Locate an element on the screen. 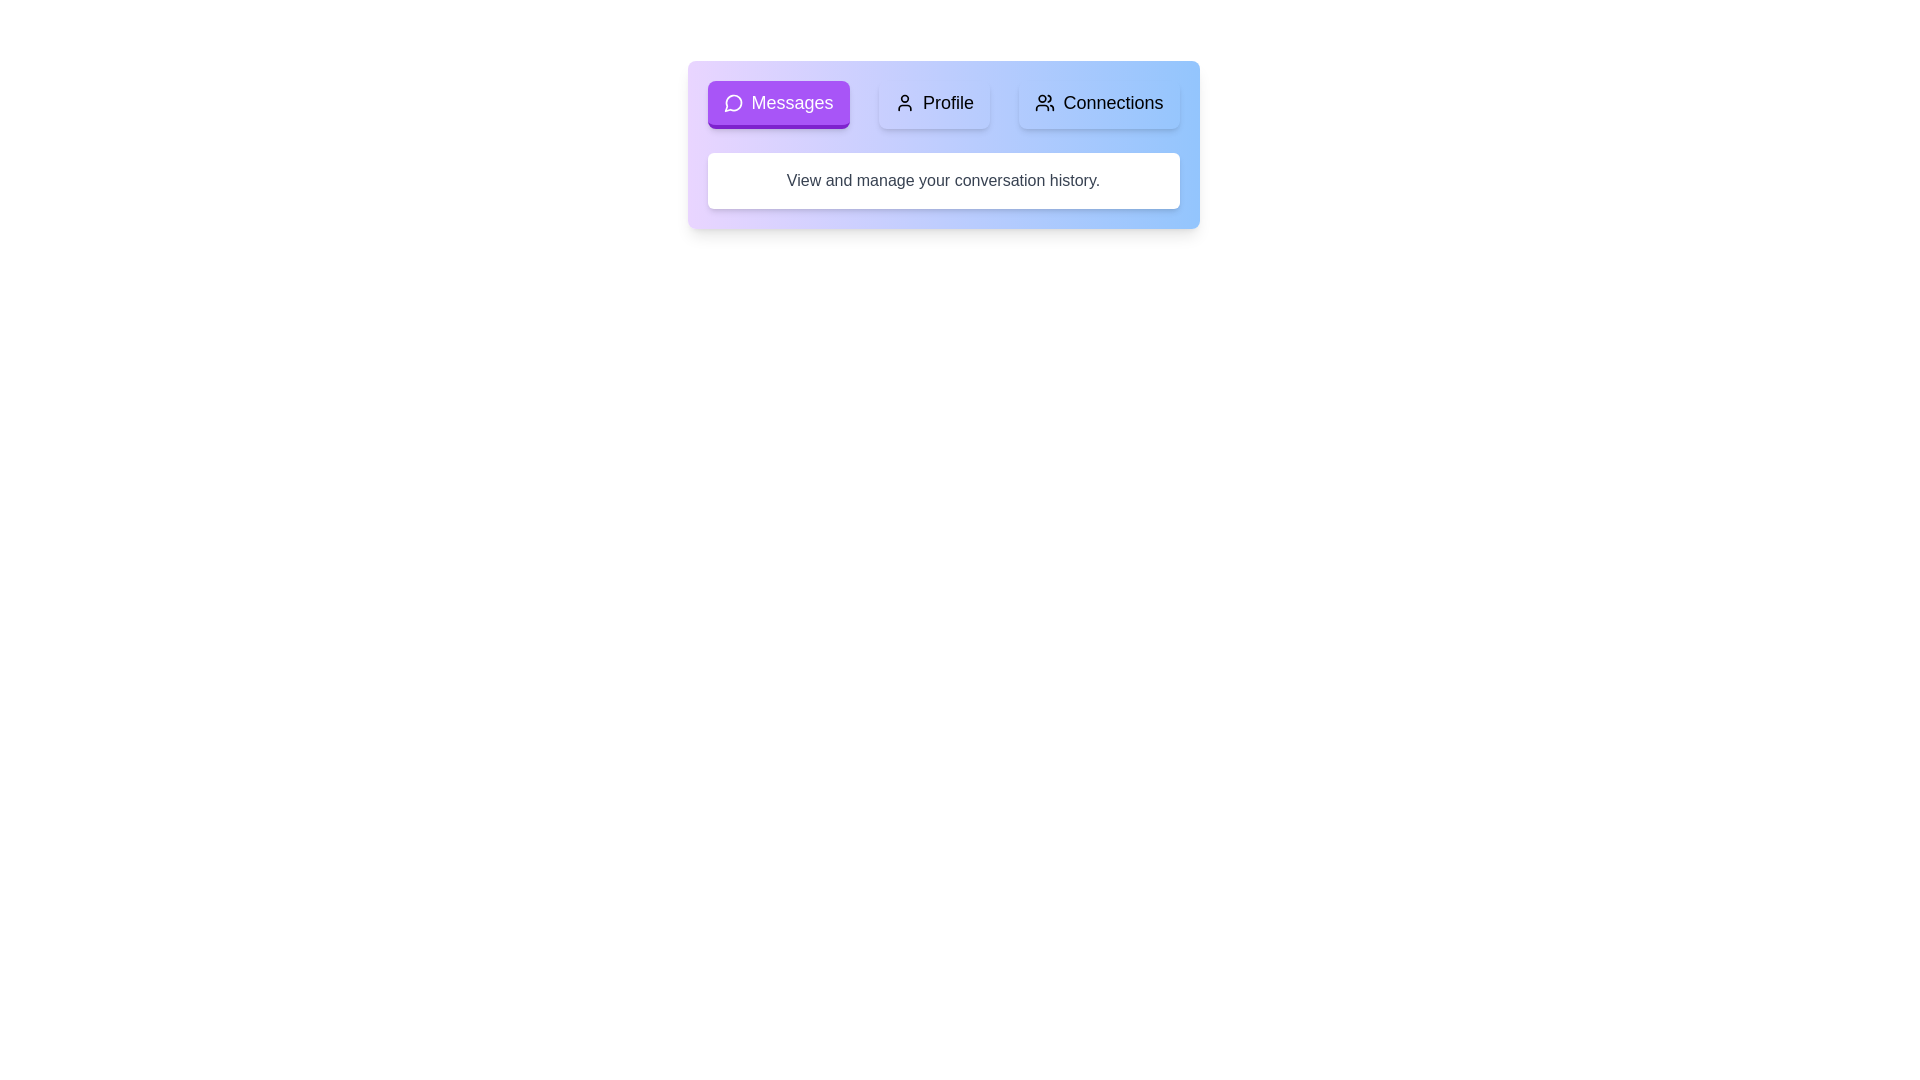 The height and width of the screenshot is (1080, 1920). the 'Messages' button, which includes an icon representing the 'Messages' section in the top-left navigation bar is located at coordinates (732, 103).